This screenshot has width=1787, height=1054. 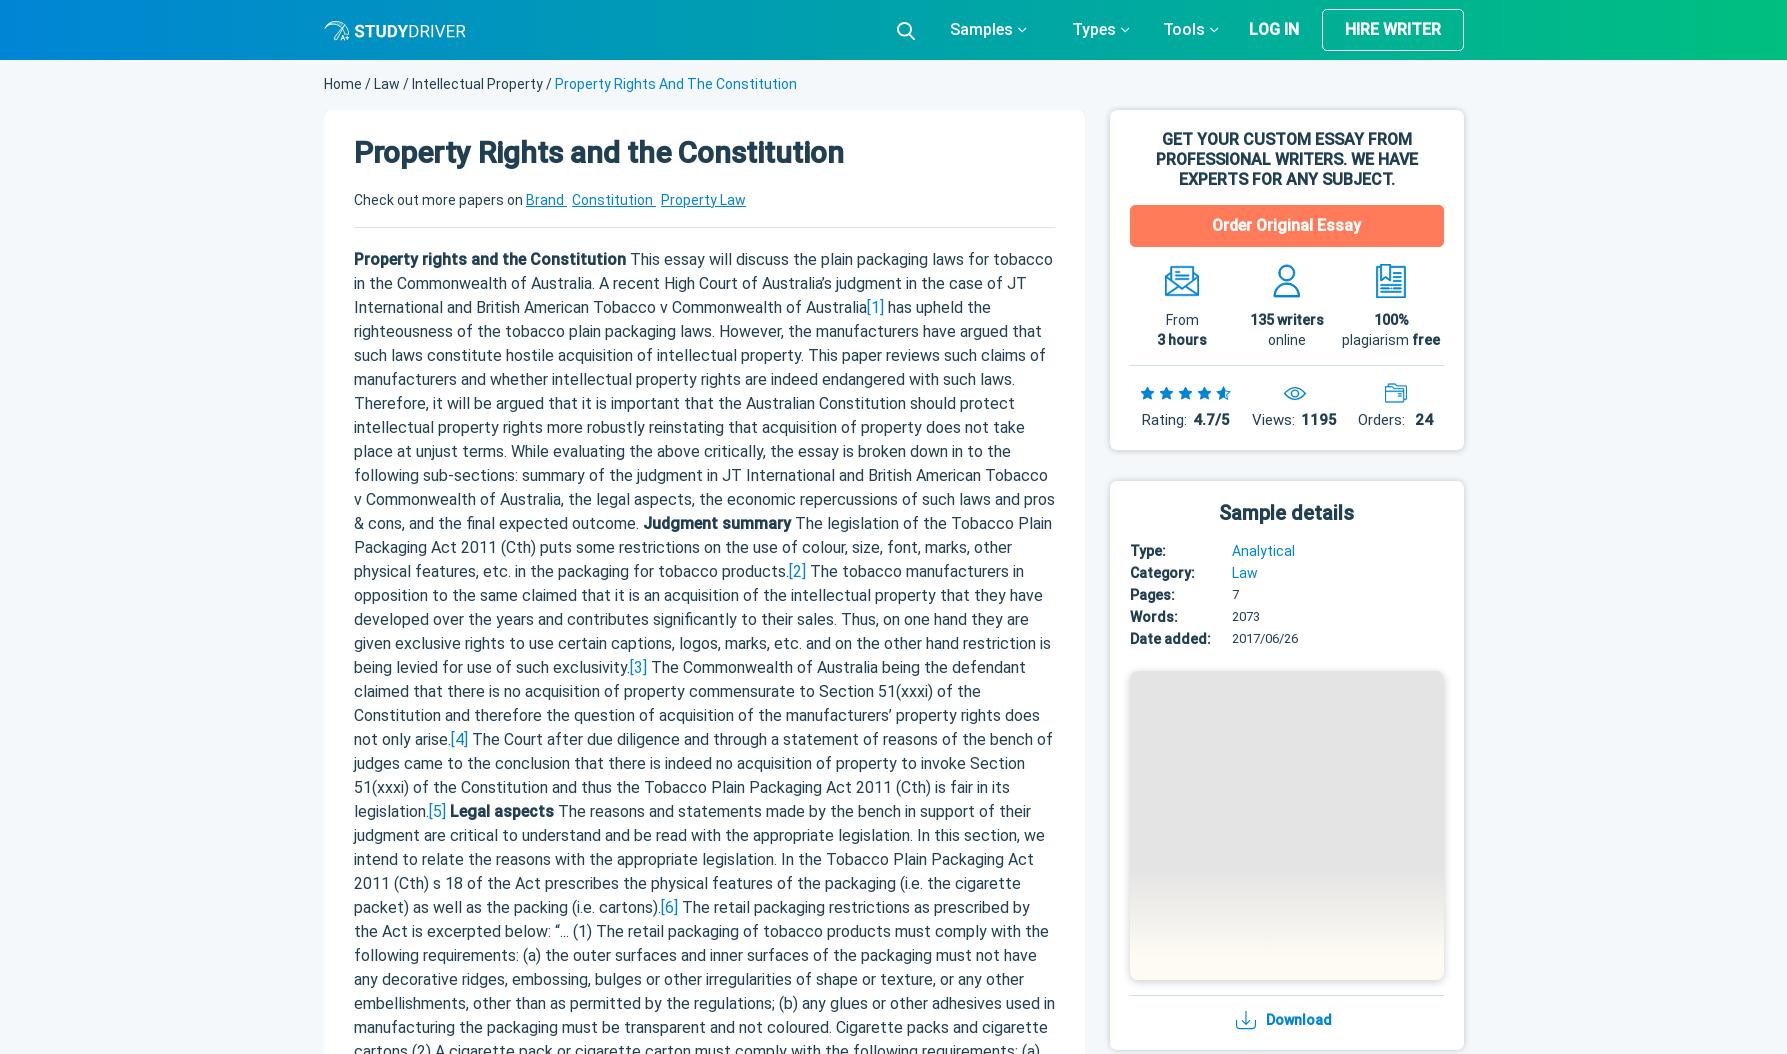 What do you see at coordinates (342, 83) in the screenshot?
I see `'Home'` at bounding box center [342, 83].